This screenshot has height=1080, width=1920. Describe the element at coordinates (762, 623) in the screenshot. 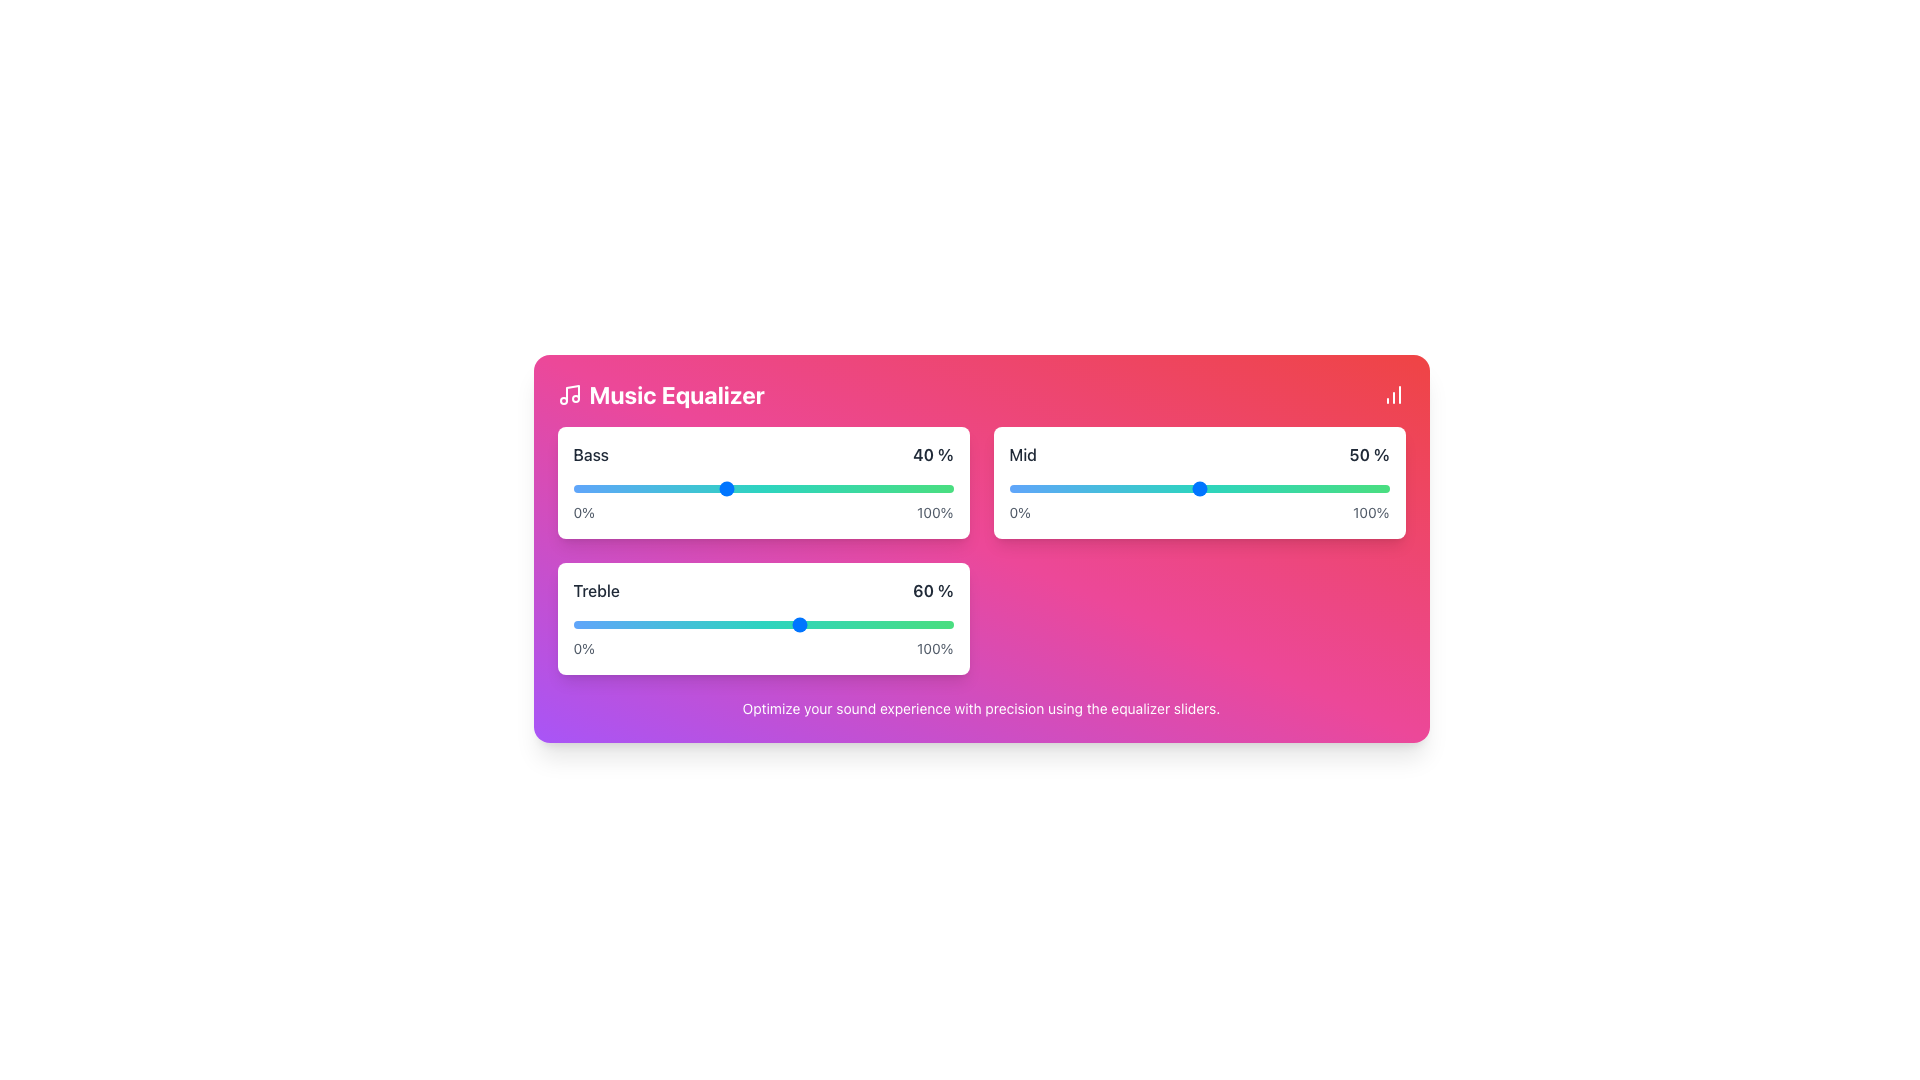

I see `the horizontal slider bar in the 'Treble' section to reposition the handle from its current position at '60%'` at that location.